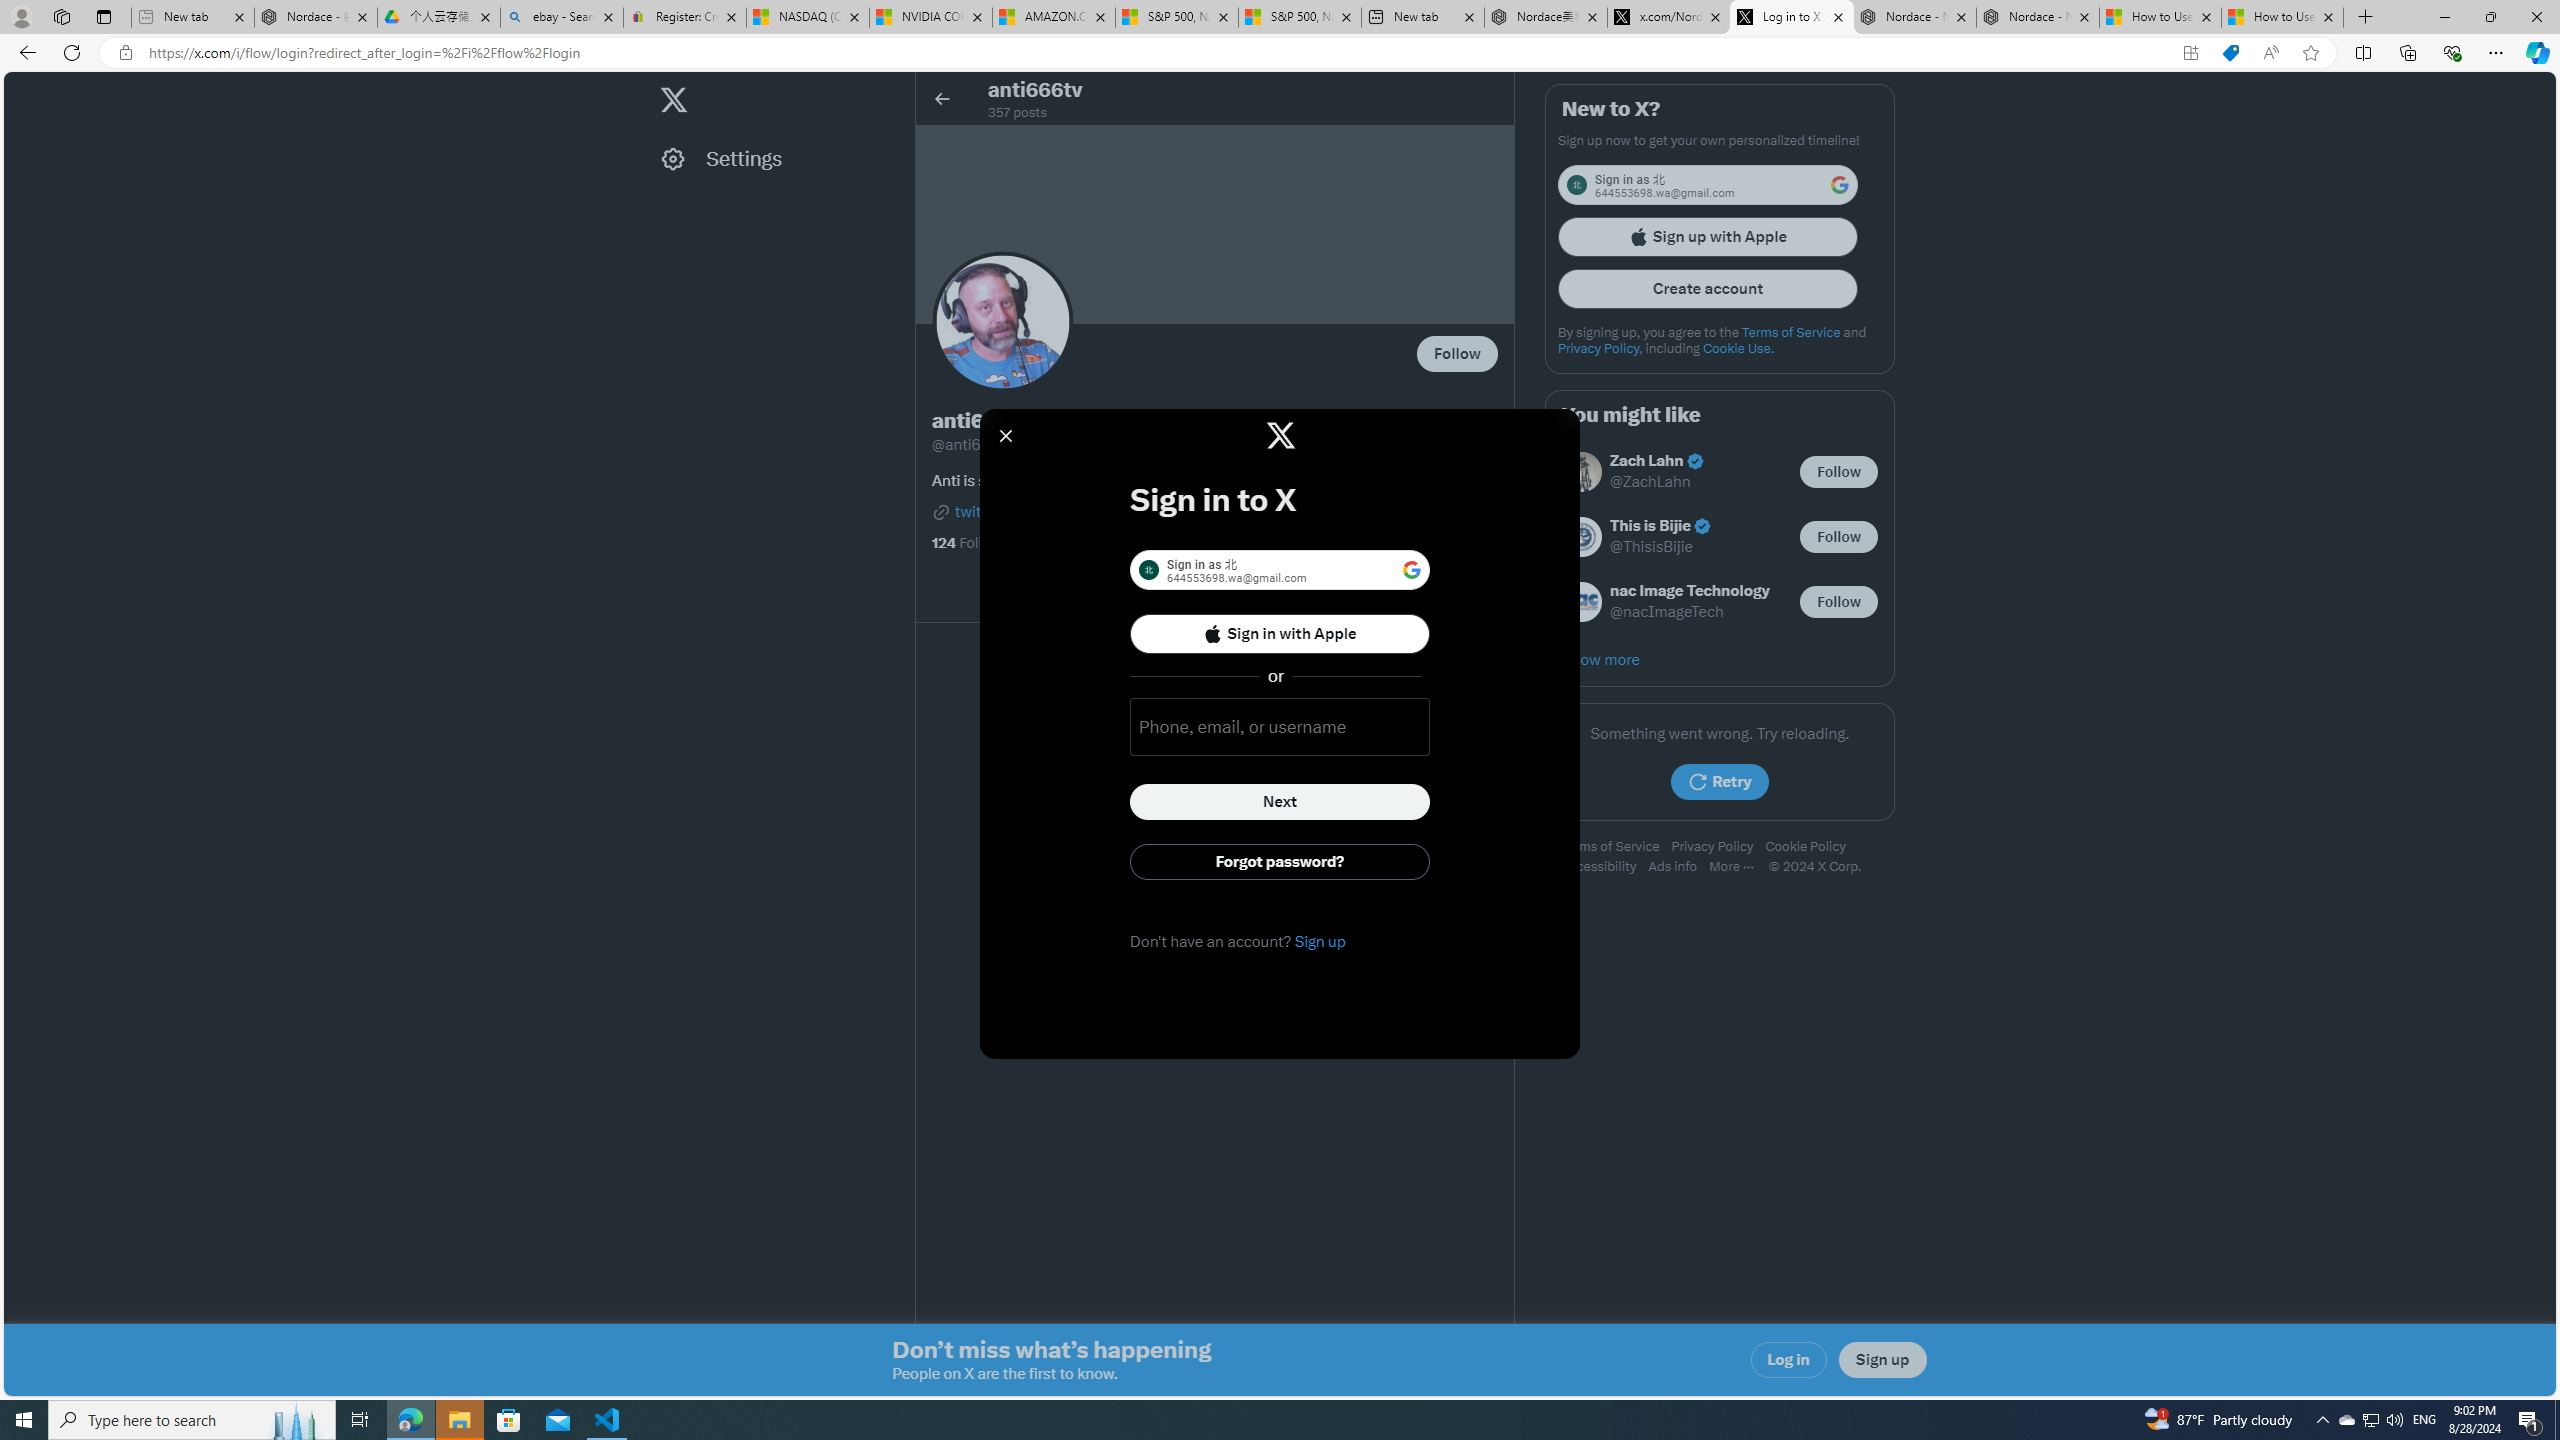 The image size is (2560, 1440). I want to click on 'Browser essentials', so click(2451, 51).